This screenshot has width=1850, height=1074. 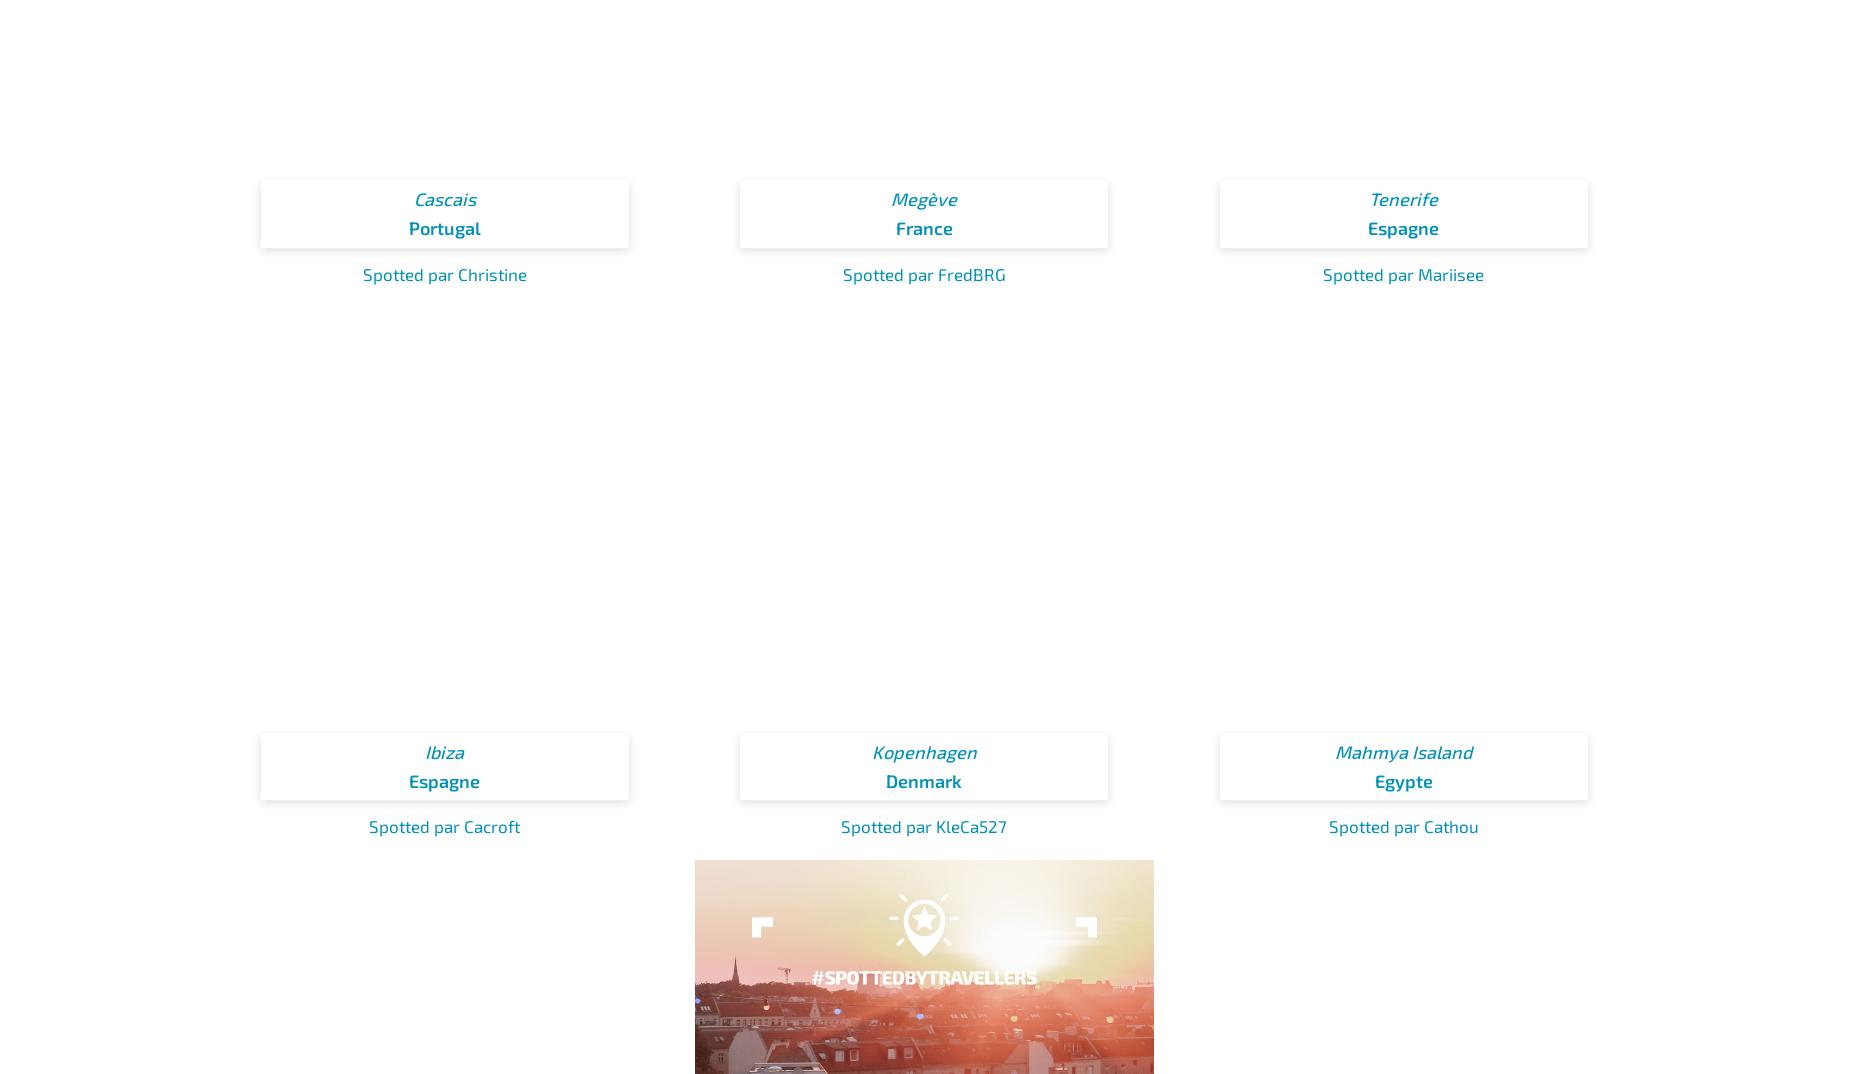 I want to click on 'Portugal', so click(x=406, y=227).